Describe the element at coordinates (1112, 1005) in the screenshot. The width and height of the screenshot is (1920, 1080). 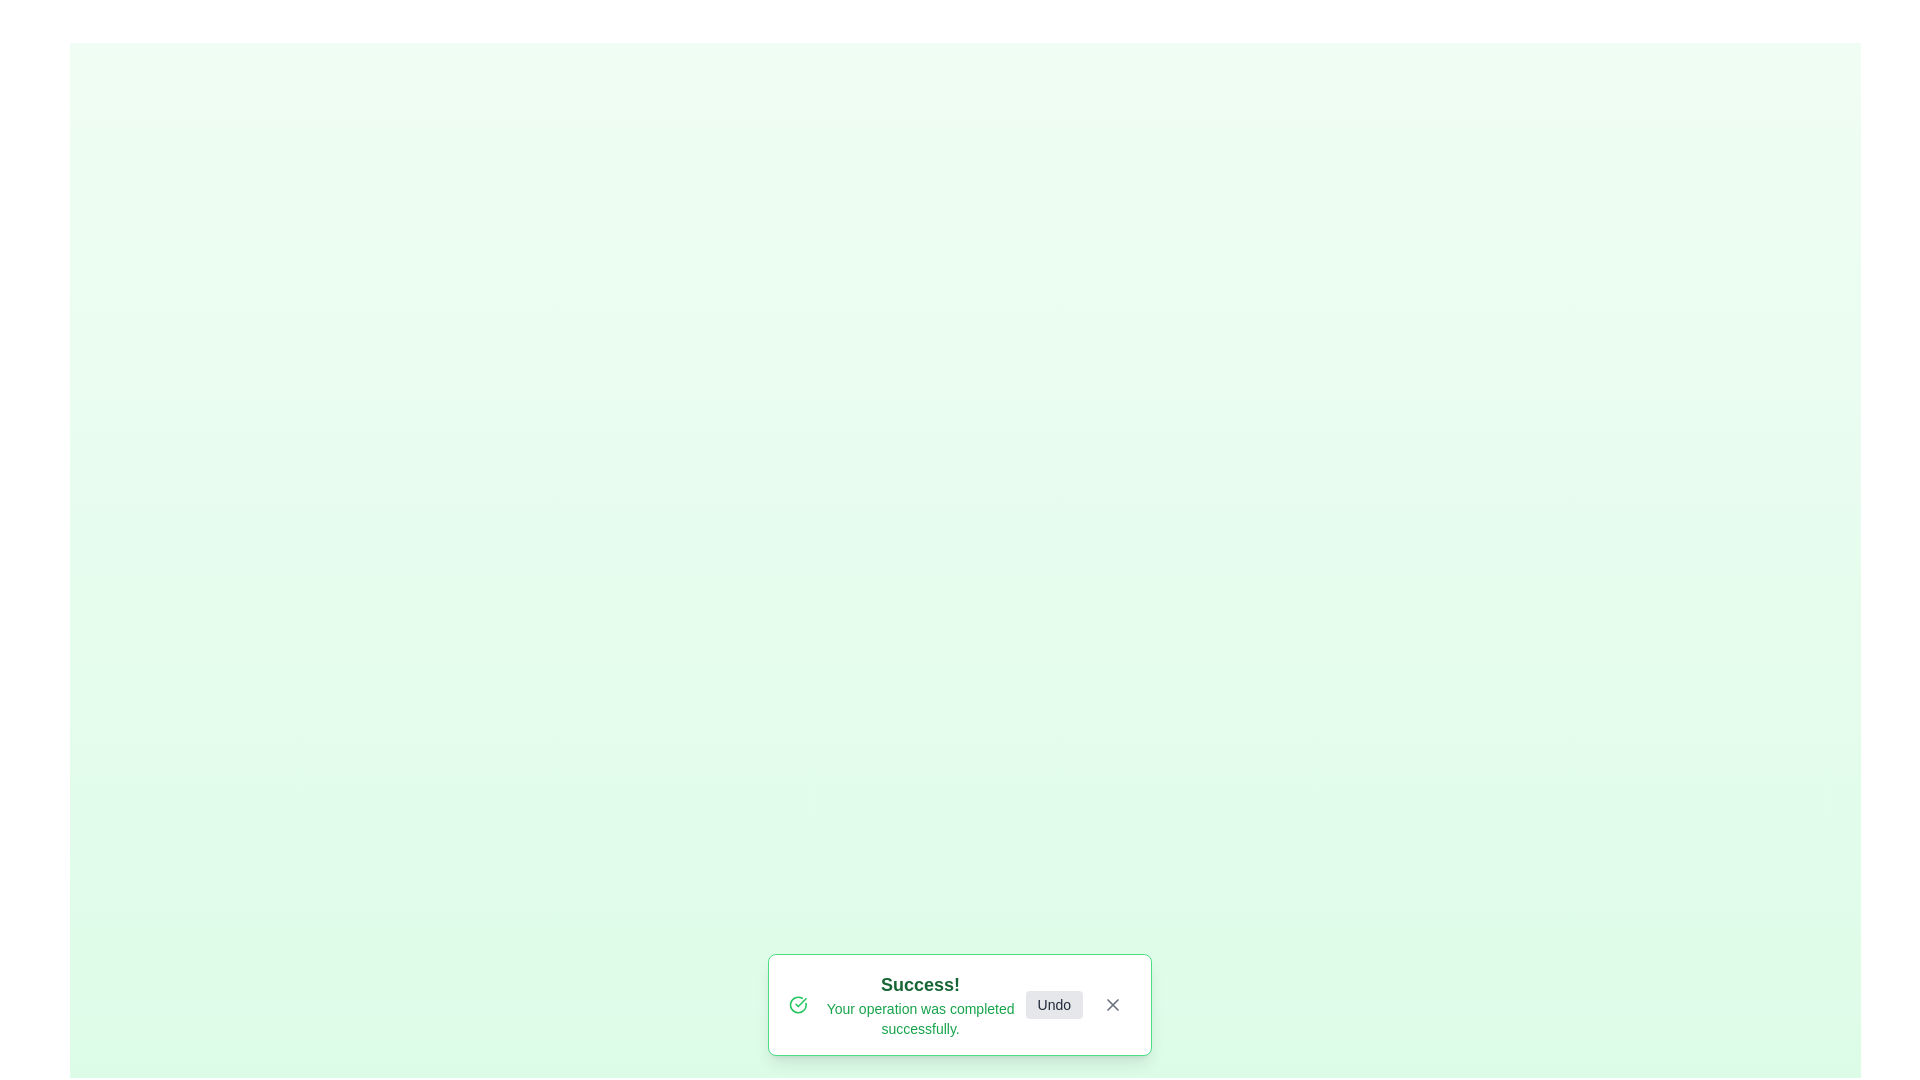
I see `the close icon to dismiss the snackbar` at that location.